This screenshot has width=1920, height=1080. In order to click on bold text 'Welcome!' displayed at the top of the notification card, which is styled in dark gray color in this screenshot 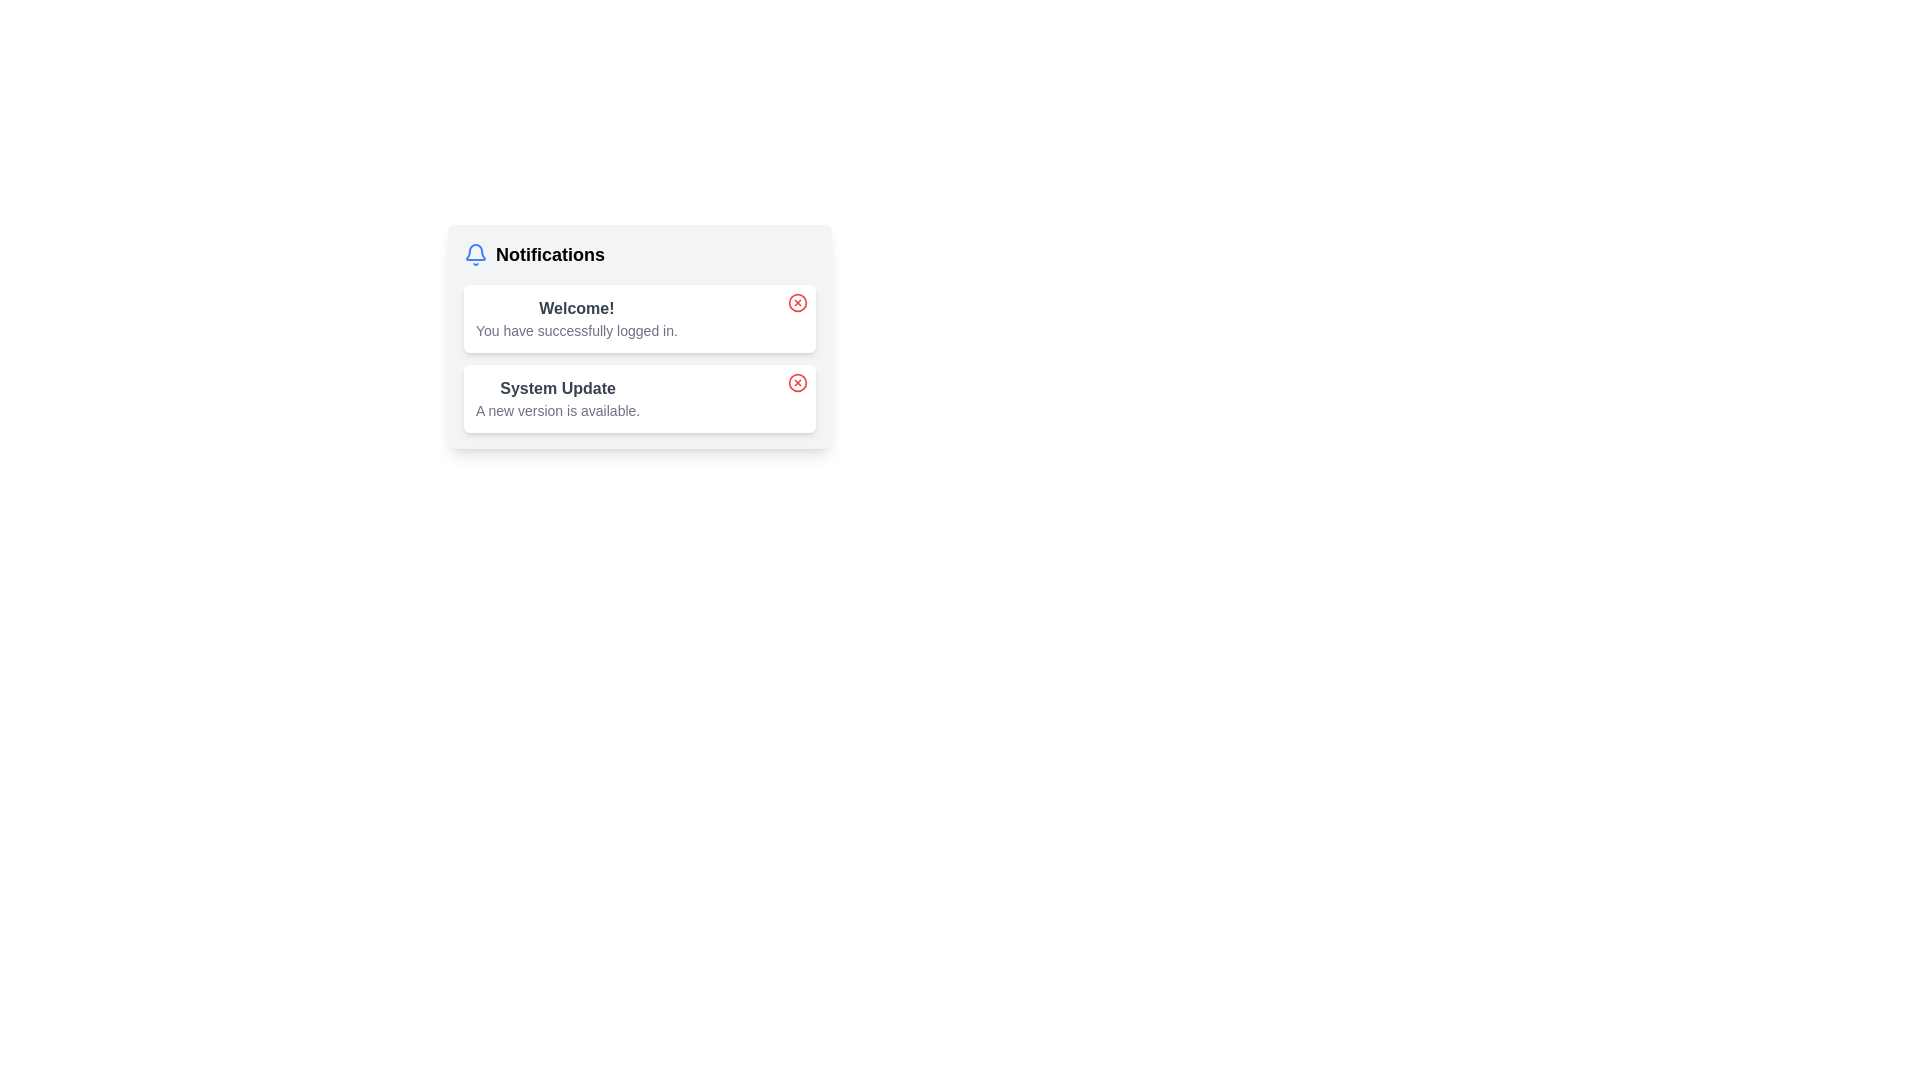, I will do `click(575, 308)`.